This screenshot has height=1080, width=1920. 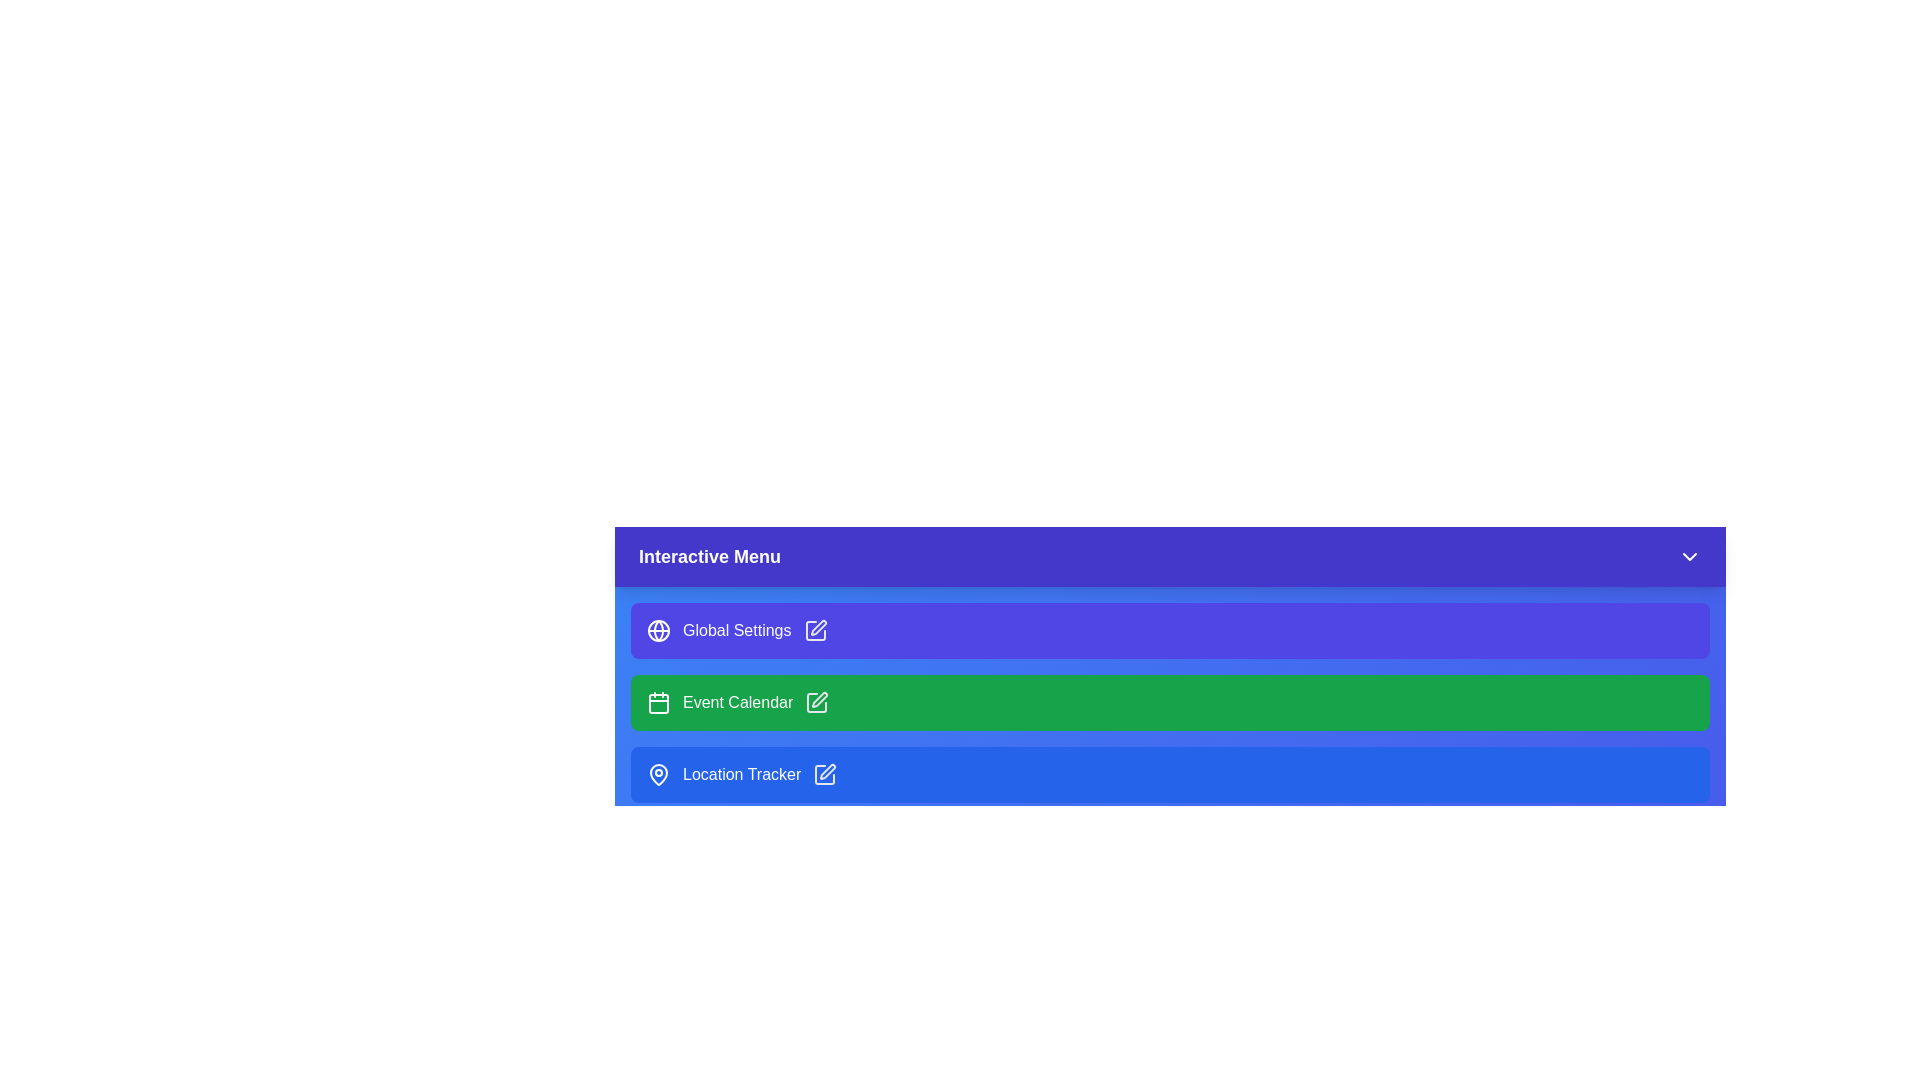 What do you see at coordinates (658, 701) in the screenshot?
I see `the icon of Event Calendar in the InteractiveDashboardMenu` at bounding box center [658, 701].